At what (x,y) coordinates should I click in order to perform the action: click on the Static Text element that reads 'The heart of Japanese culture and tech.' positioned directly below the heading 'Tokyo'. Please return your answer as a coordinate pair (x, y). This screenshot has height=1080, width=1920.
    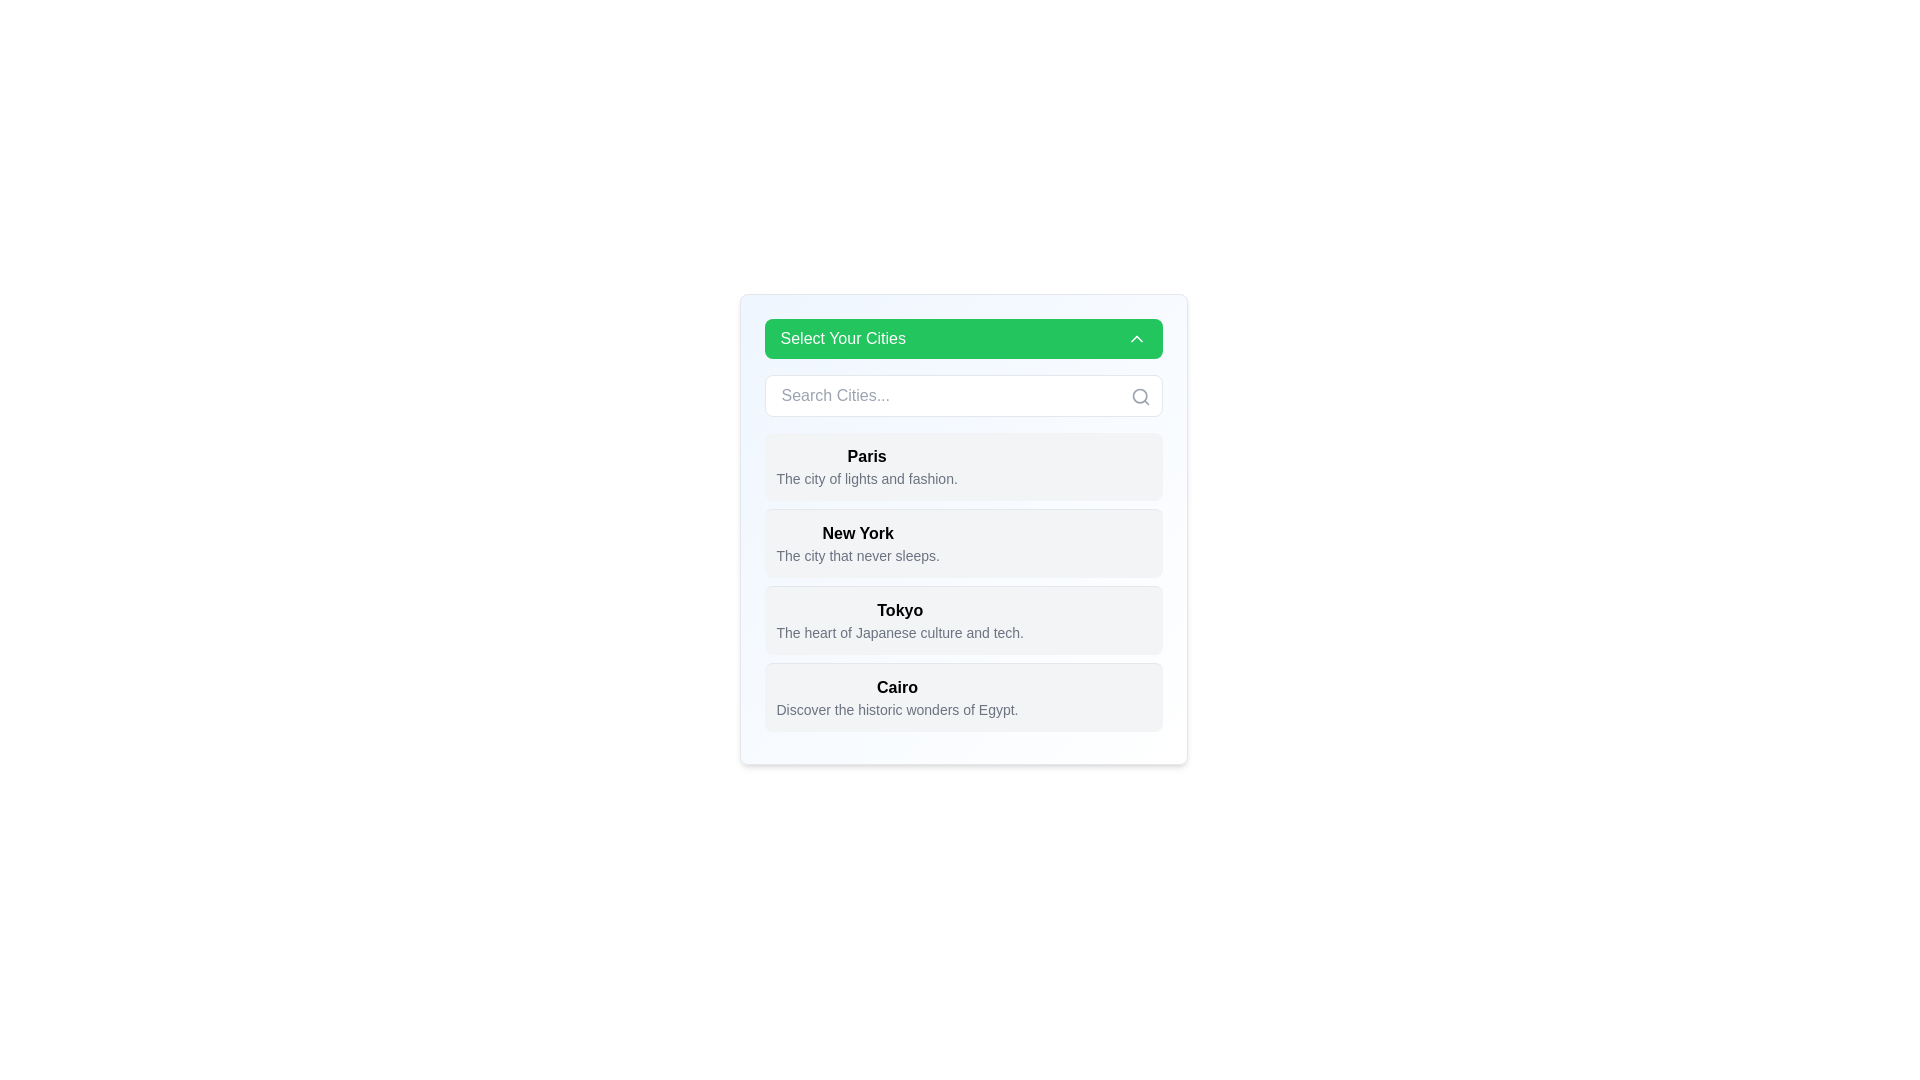
    Looking at the image, I should click on (899, 632).